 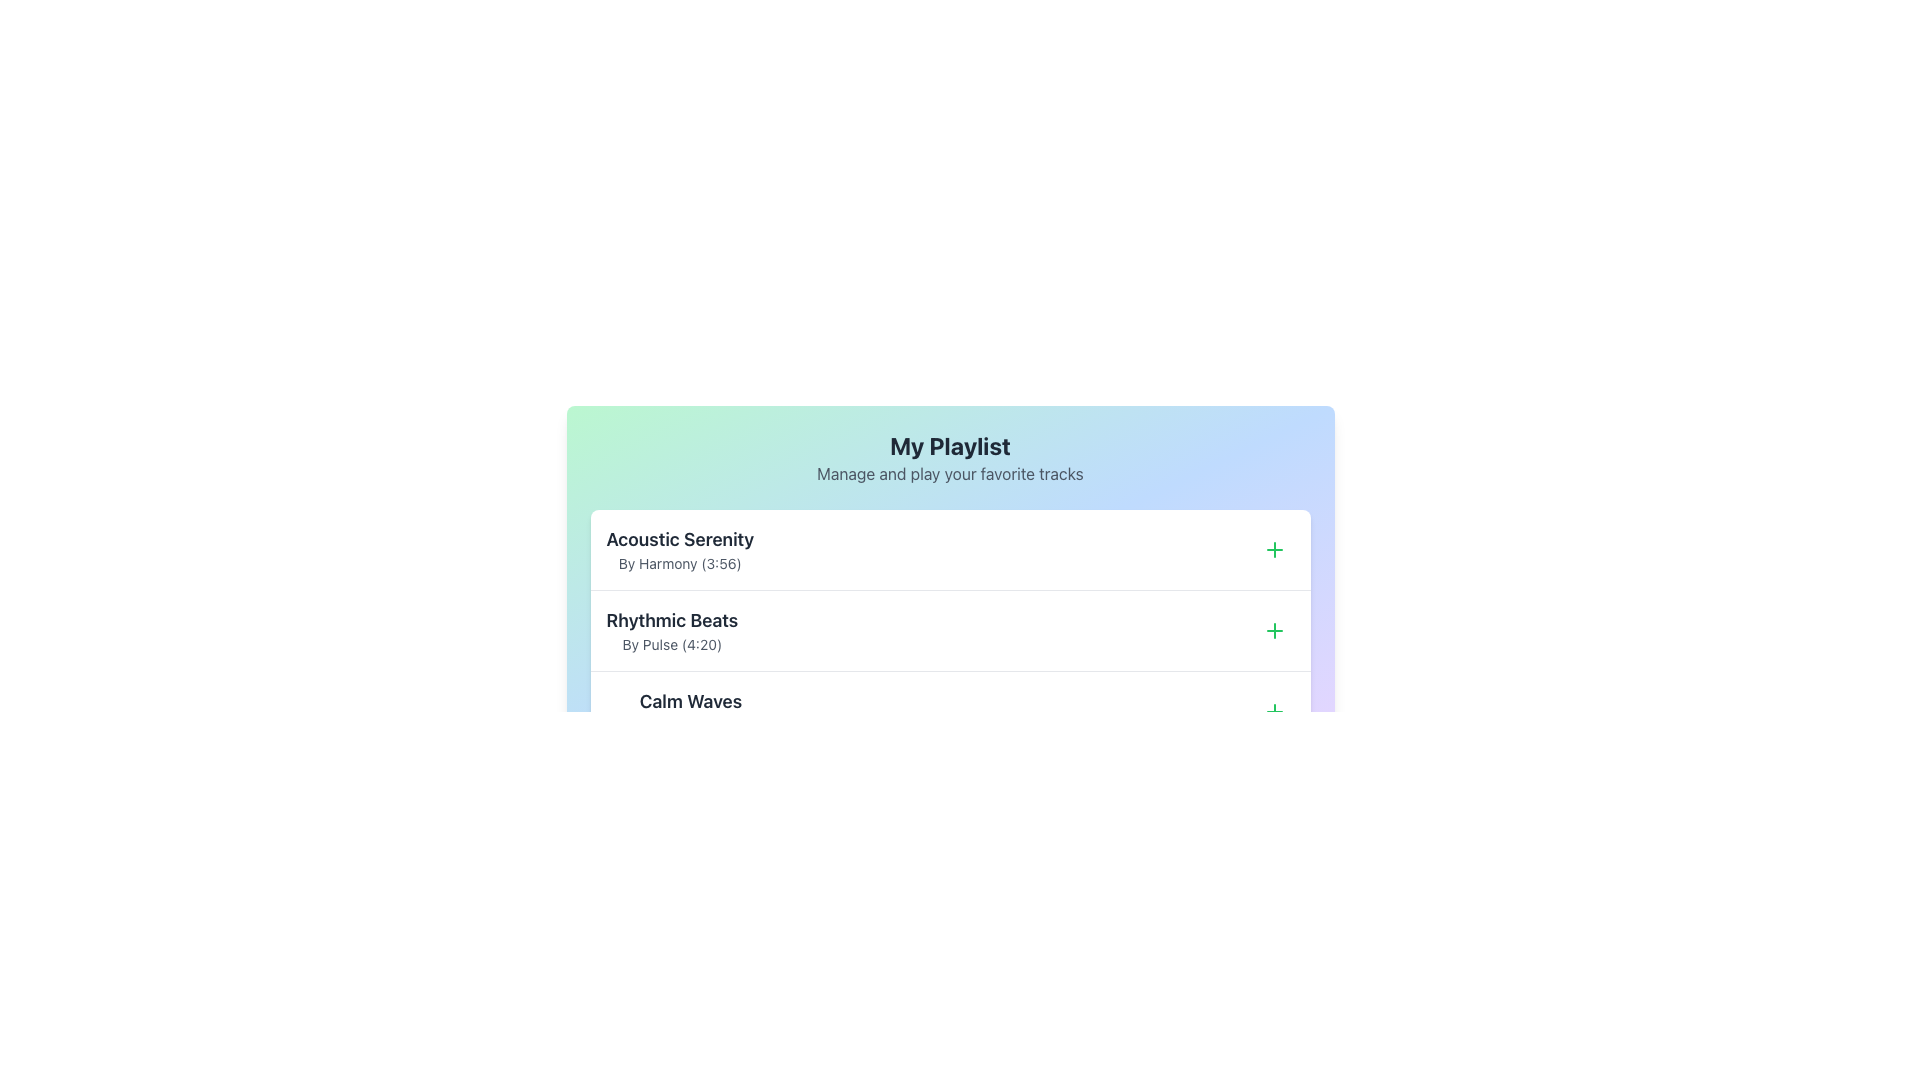 What do you see at coordinates (1273, 631) in the screenshot?
I see `the green plus icon button located on the right side of the 'Rhythmic Beats' playlist entry` at bounding box center [1273, 631].